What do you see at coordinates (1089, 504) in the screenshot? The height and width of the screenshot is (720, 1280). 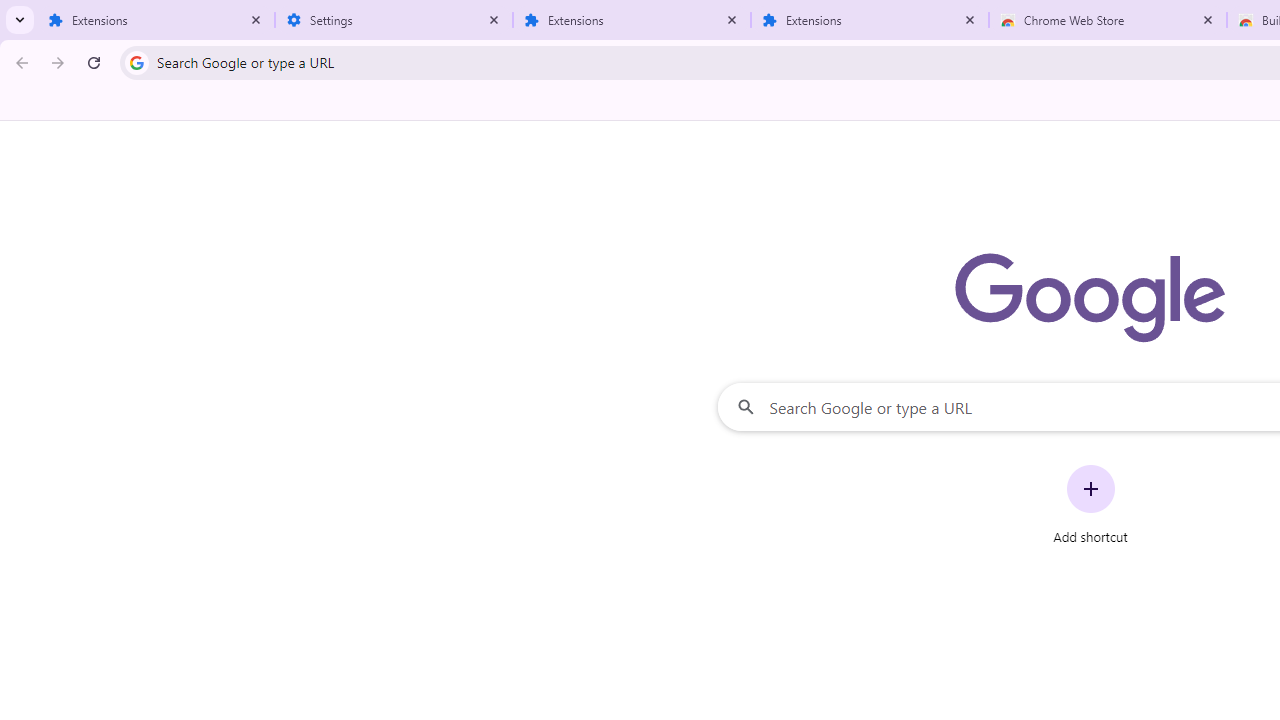 I see `'Add shortcut'` at bounding box center [1089, 504].